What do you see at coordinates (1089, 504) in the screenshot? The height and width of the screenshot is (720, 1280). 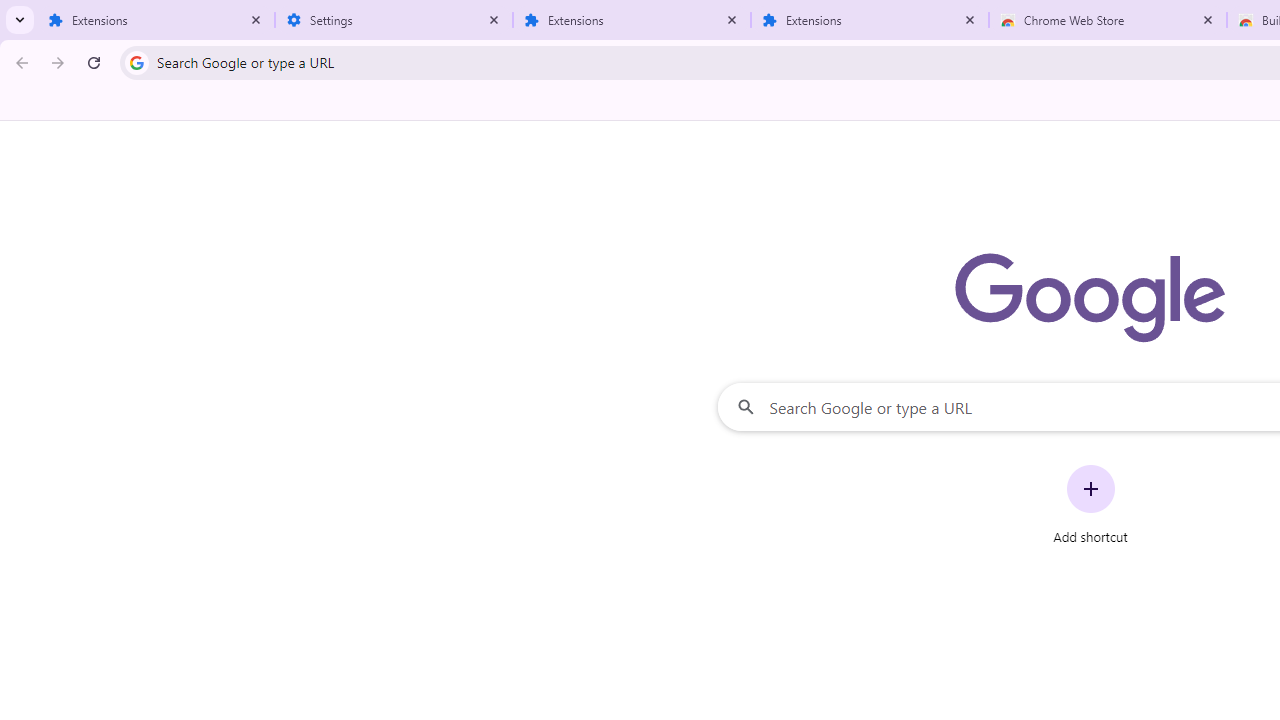 I see `'Add shortcut'` at bounding box center [1089, 504].